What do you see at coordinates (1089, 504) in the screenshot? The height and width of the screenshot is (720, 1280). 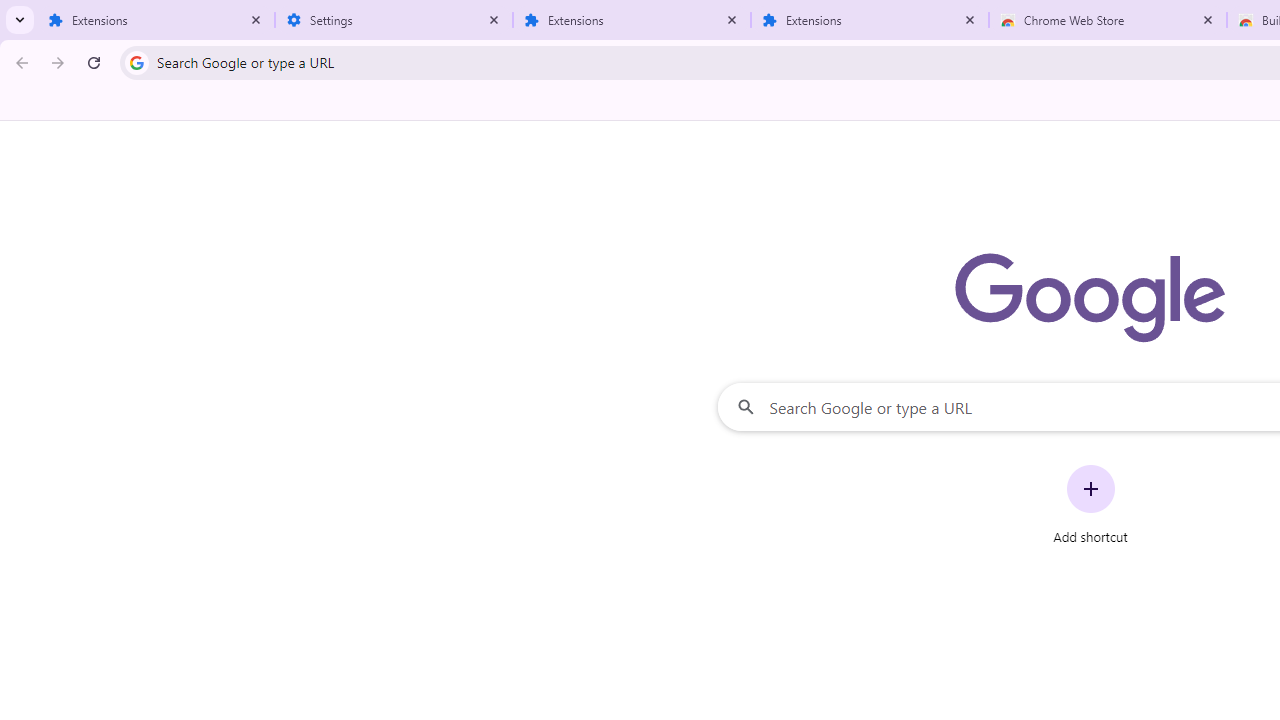 I see `'Add shortcut'` at bounding box center [1089, 504].